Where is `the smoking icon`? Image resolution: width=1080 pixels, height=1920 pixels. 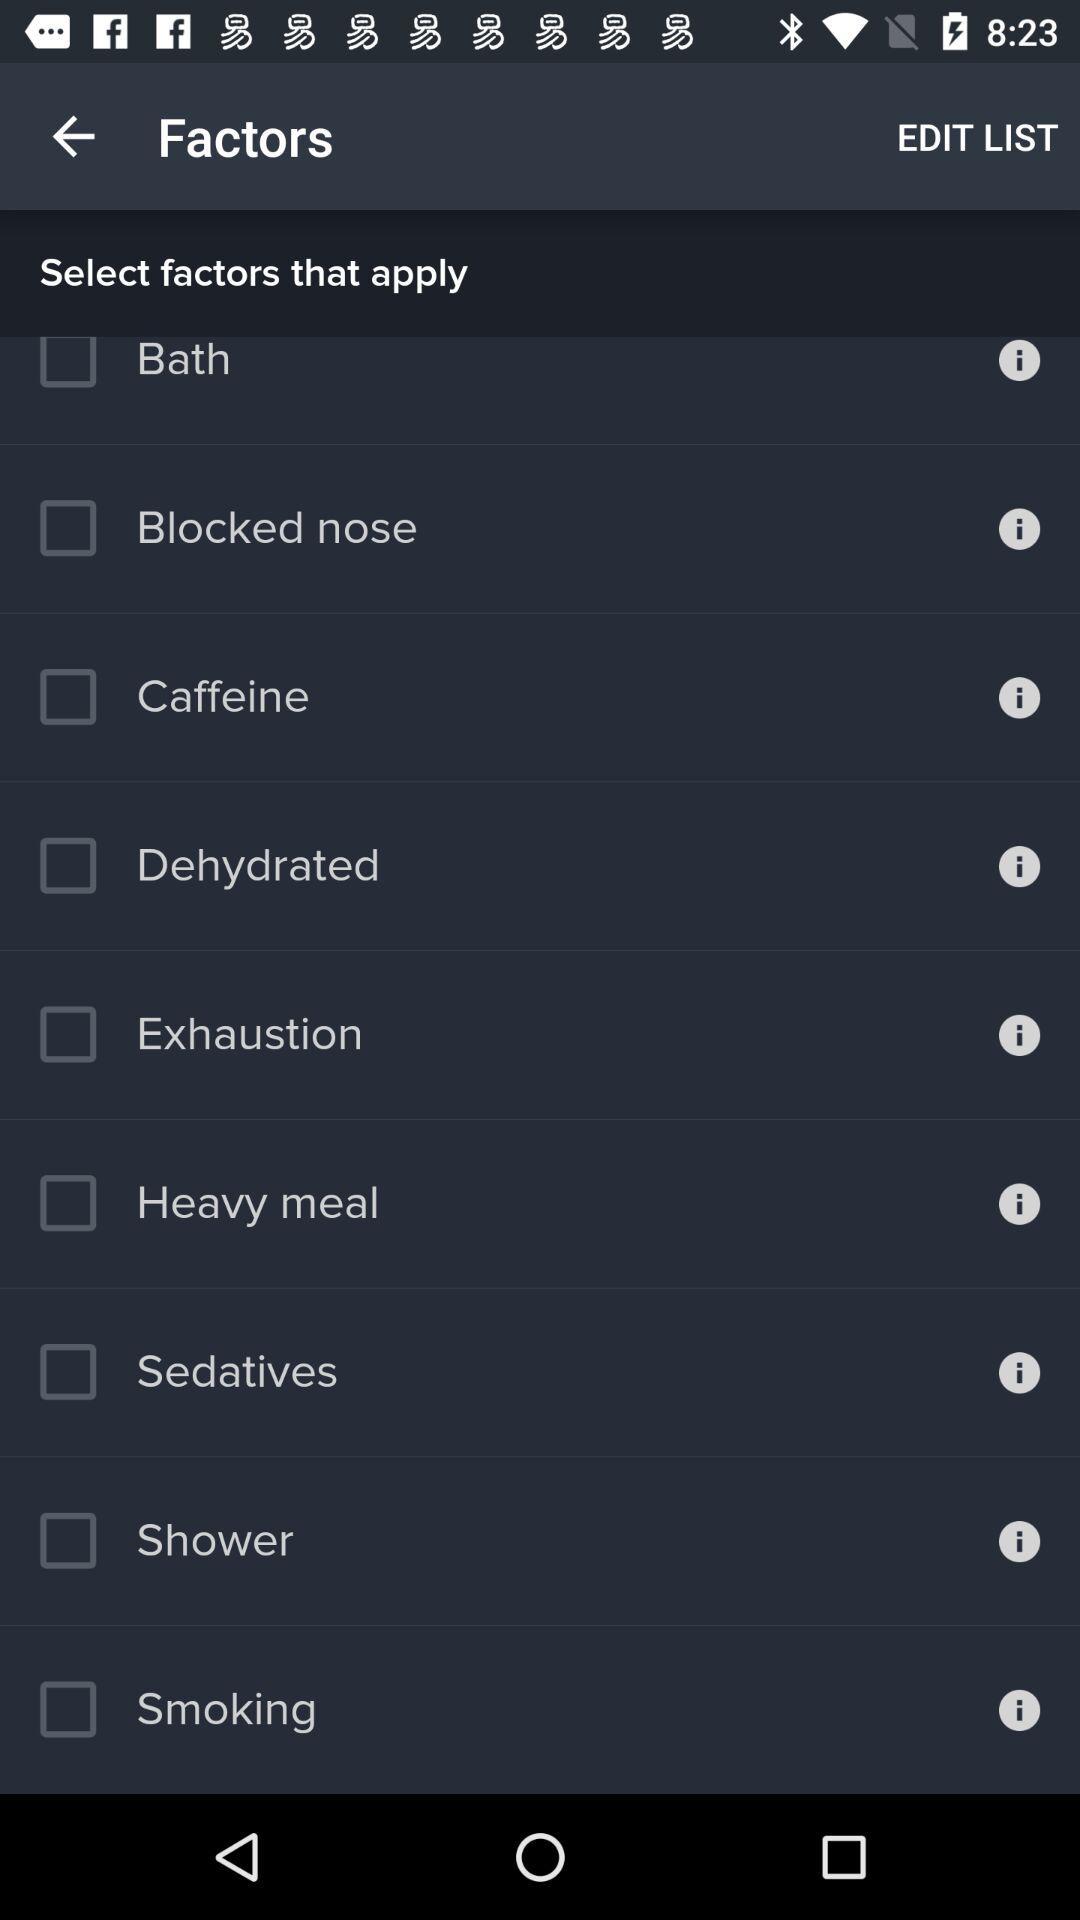
the smoking icon is located at coordinates (177, 1708).